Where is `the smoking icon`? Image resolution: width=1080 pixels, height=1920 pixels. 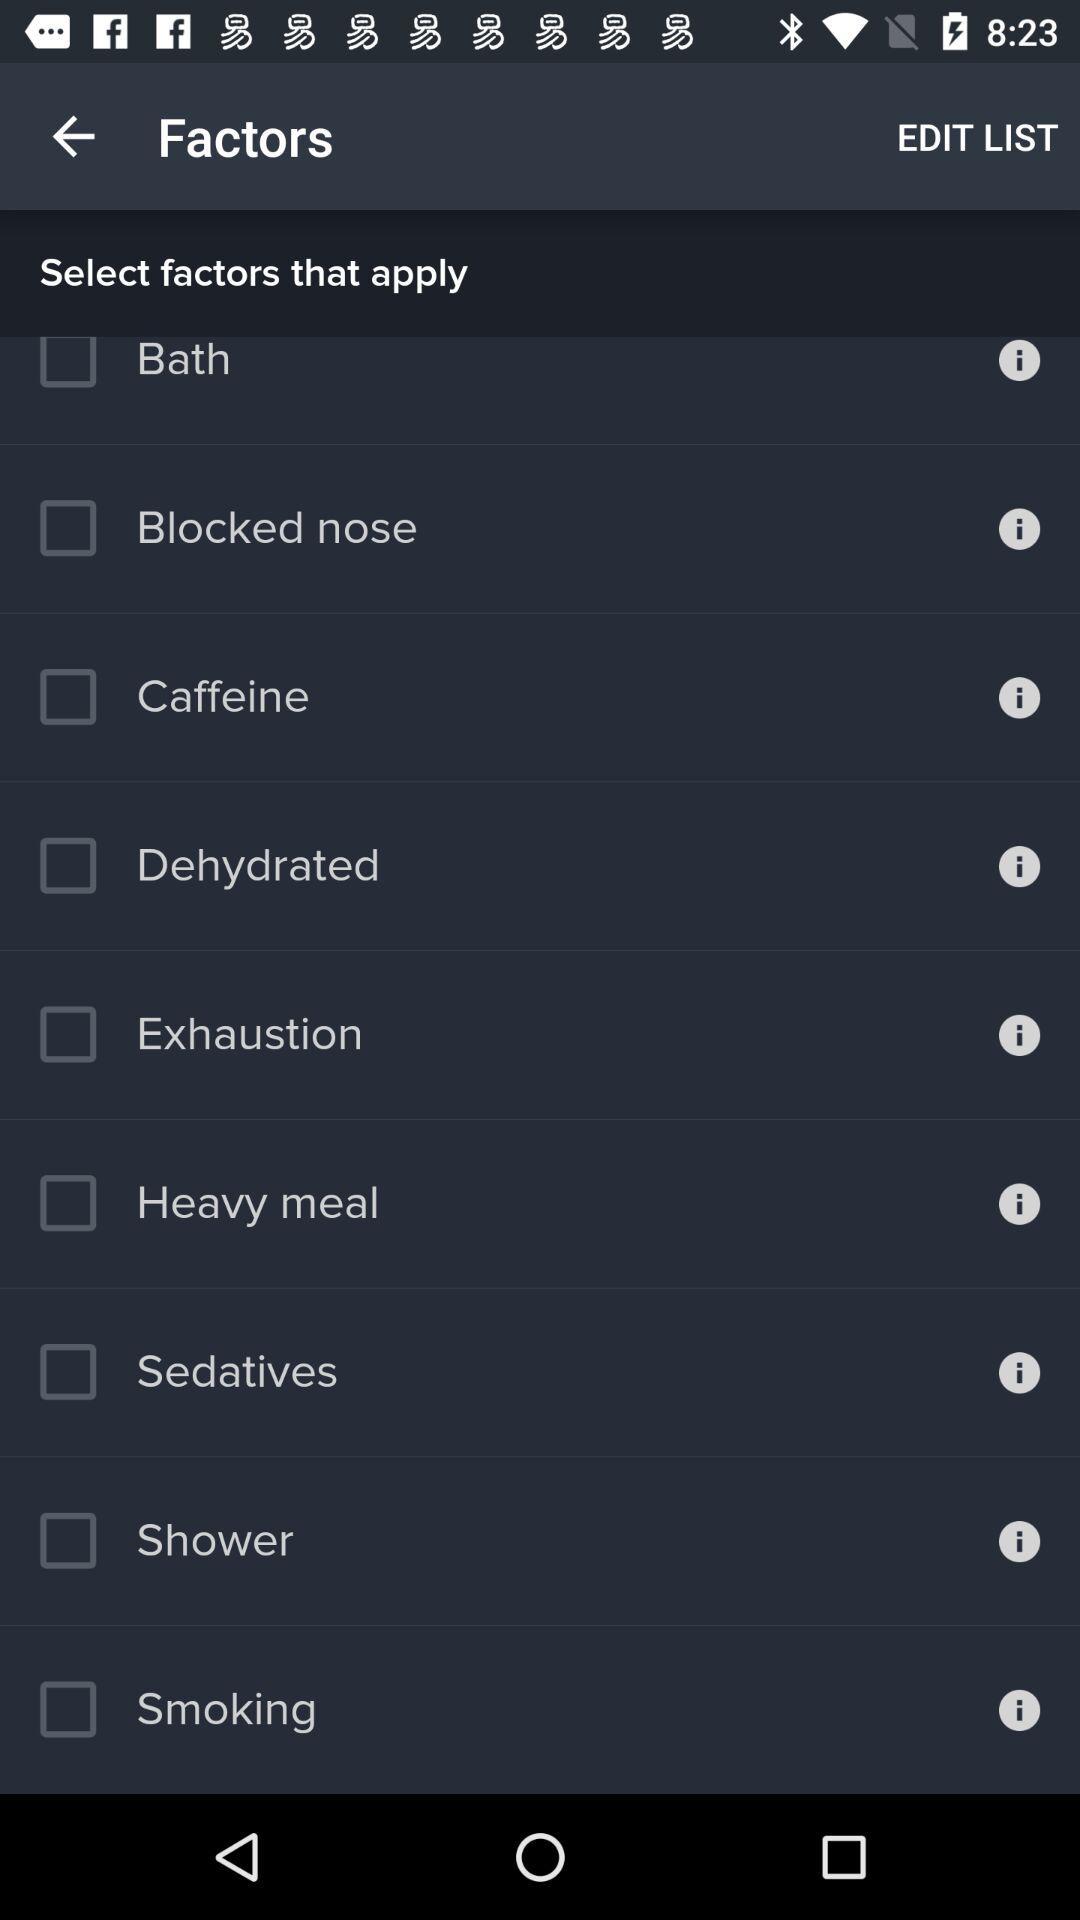
the smoking icon is located at coordinates (177, 1708).